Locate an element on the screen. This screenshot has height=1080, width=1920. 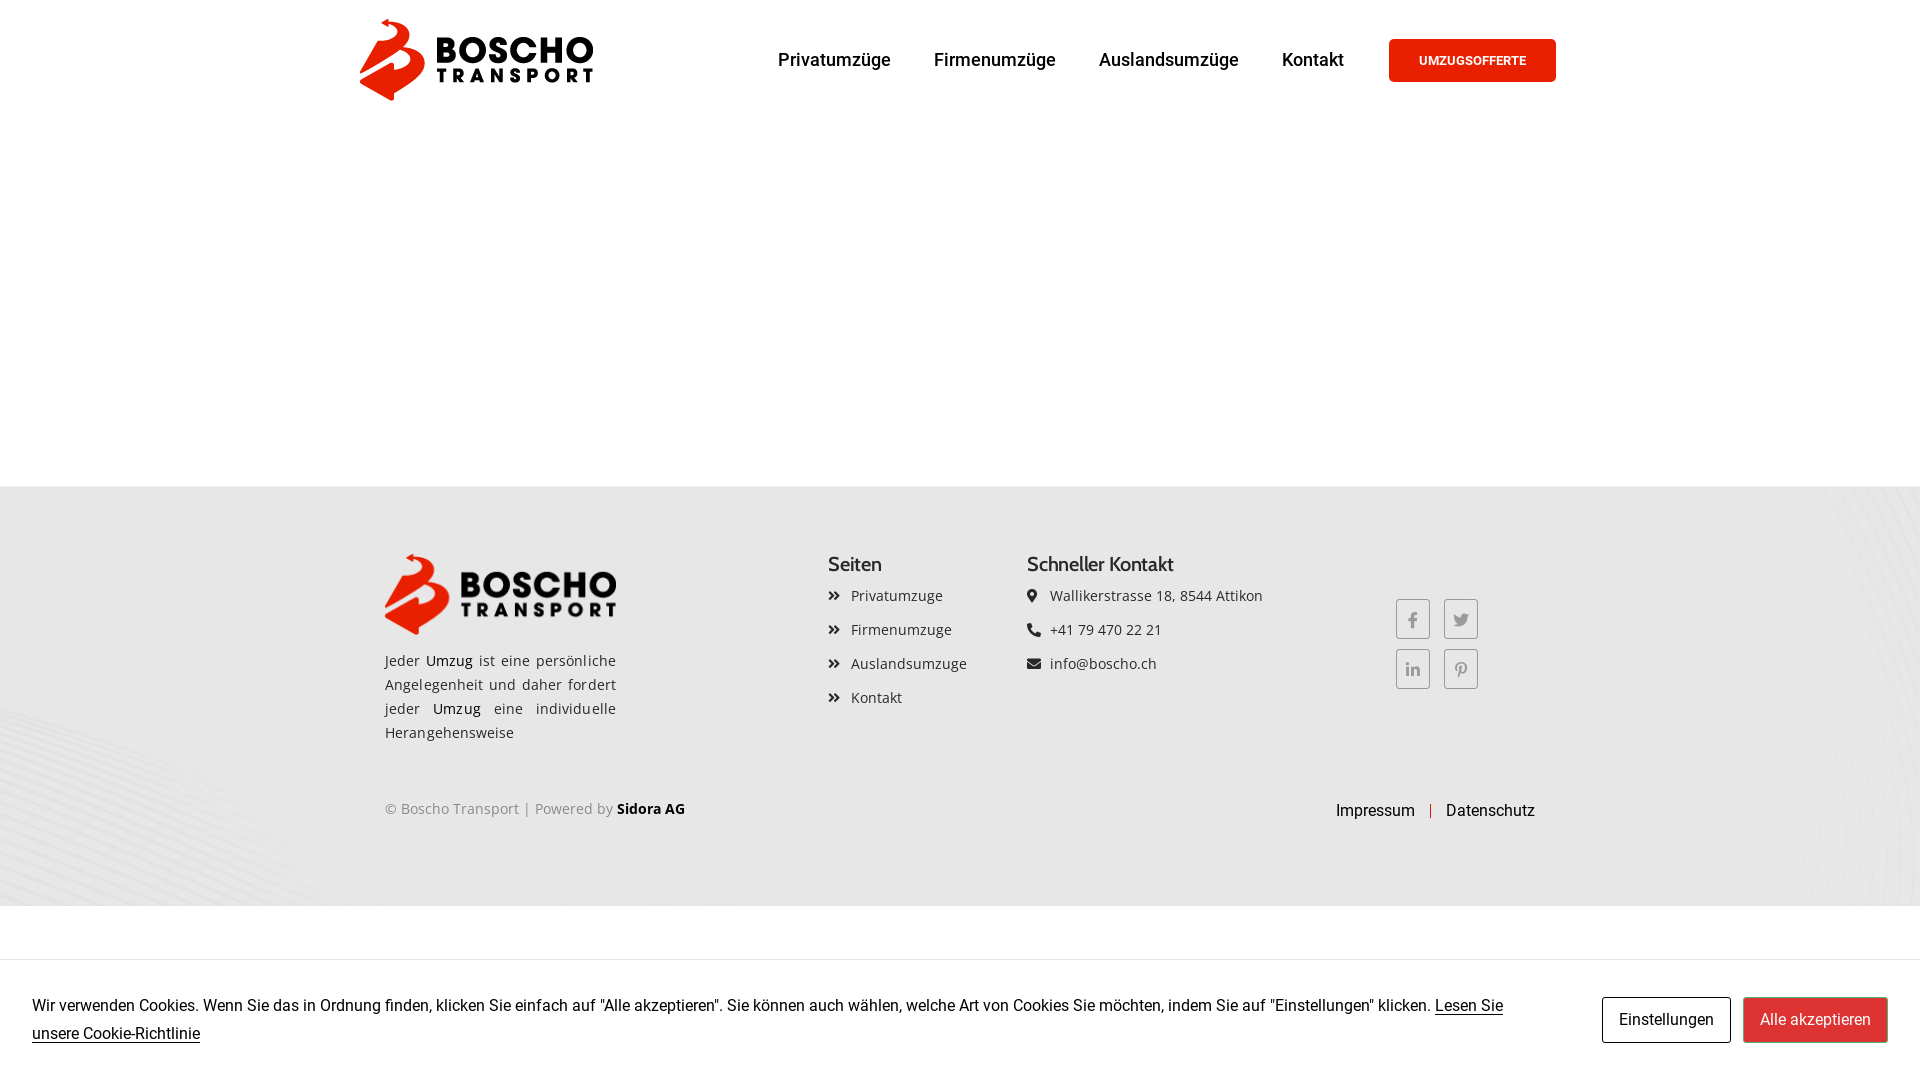
'Einstellungen' is located at coordinates (1666, 1020).